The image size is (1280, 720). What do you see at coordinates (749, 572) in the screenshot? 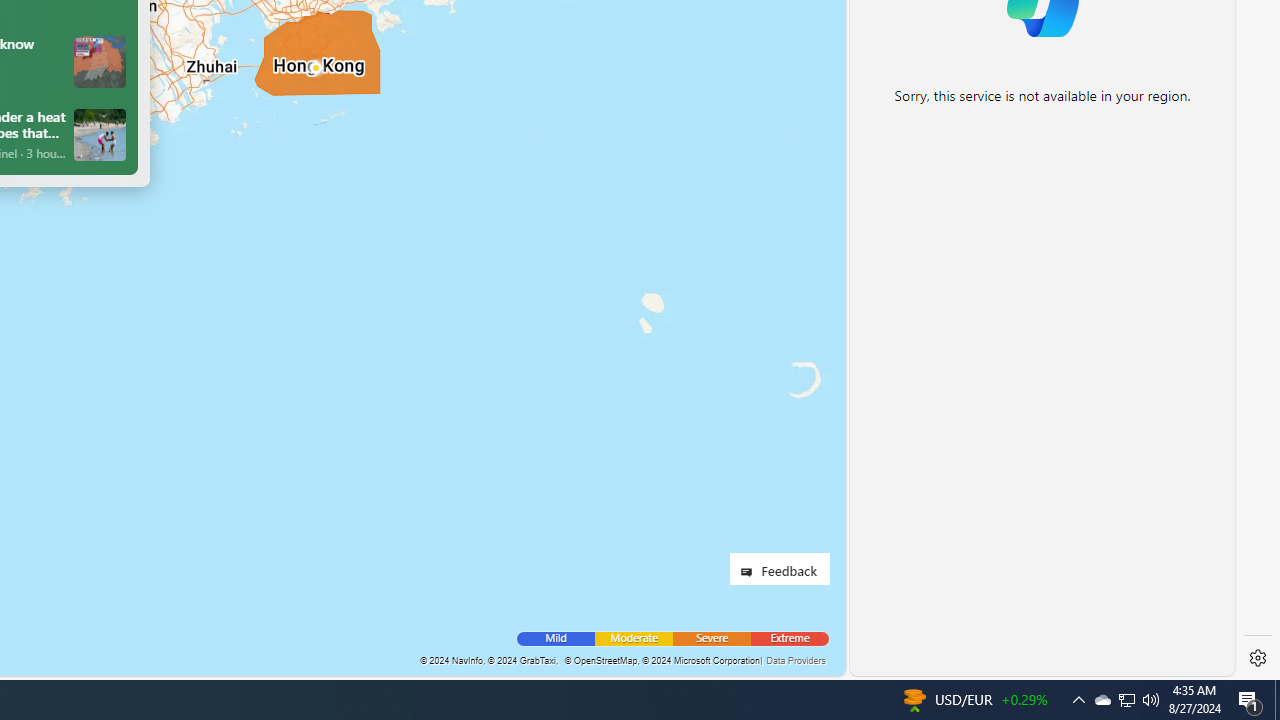
I see `'Class: feedback_link_icon-DS-EntryPoint1-1'` at bounding box center [749, 572].